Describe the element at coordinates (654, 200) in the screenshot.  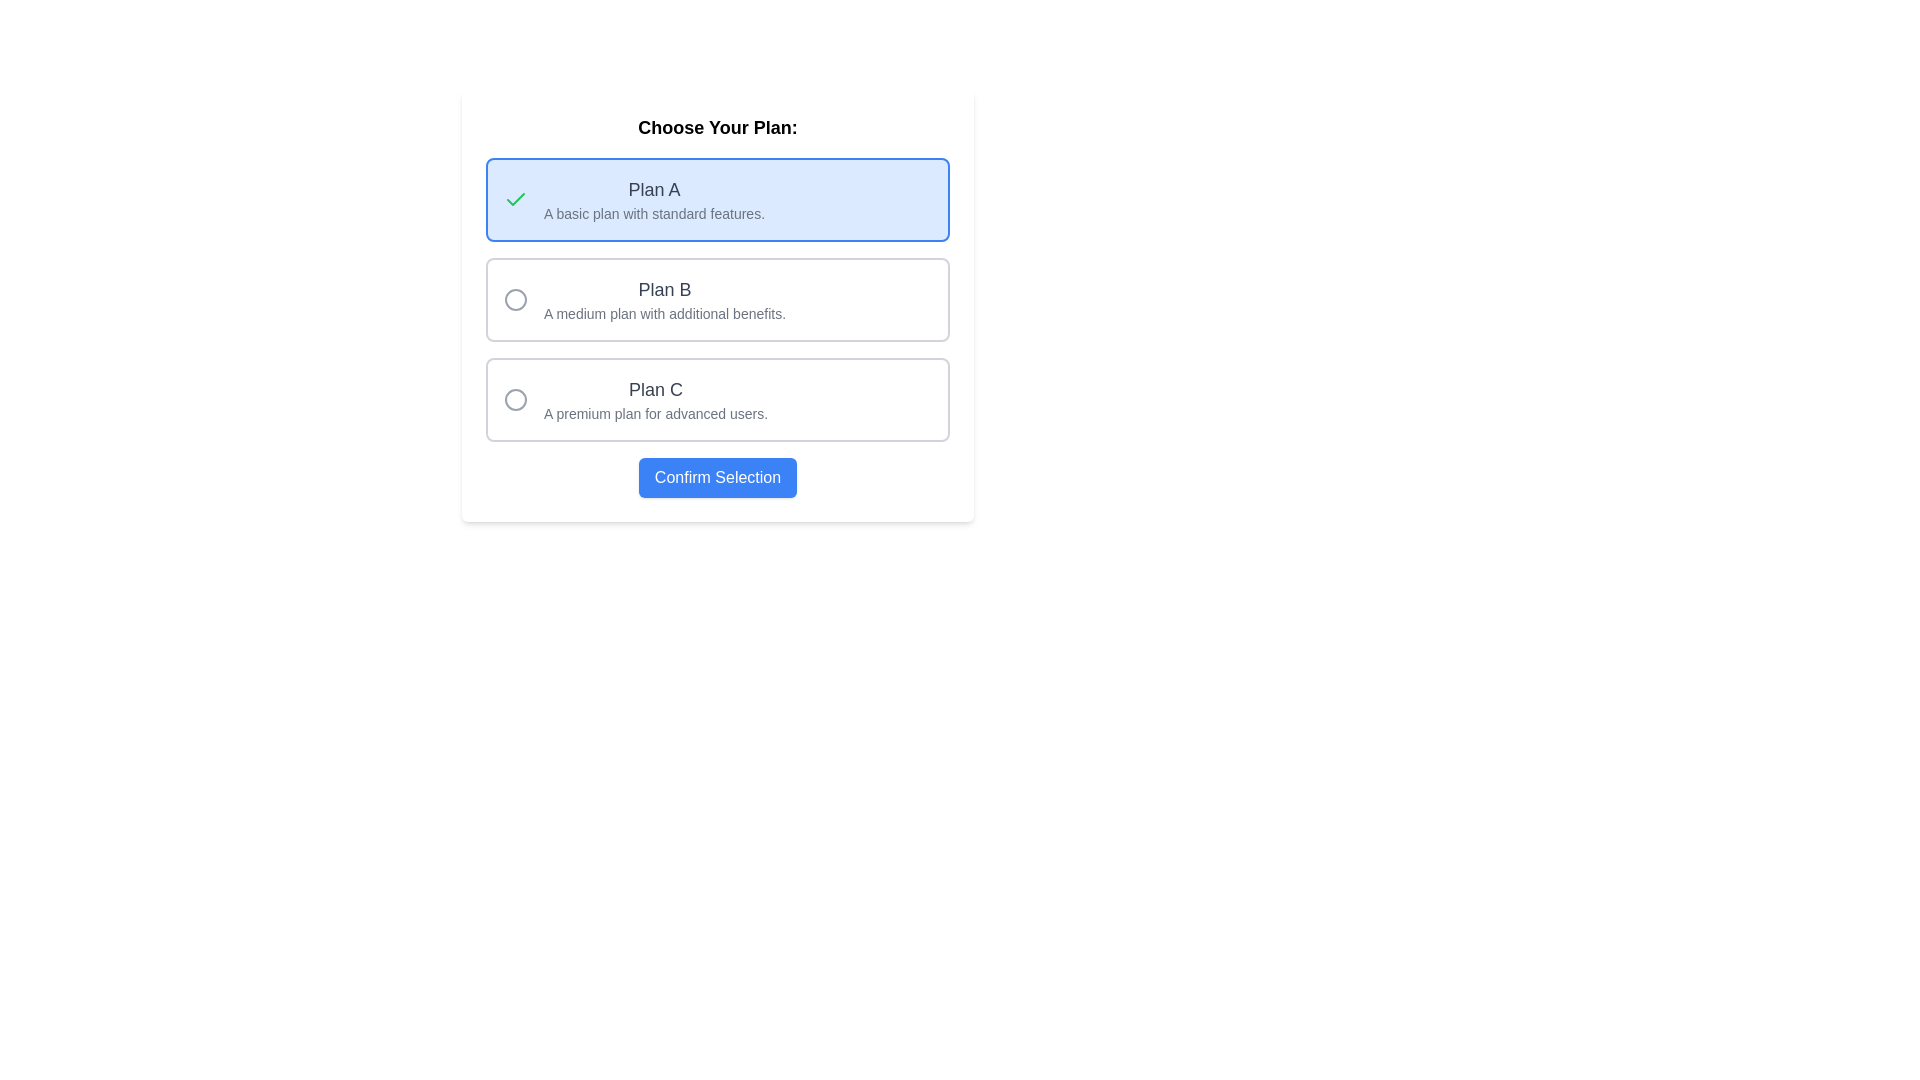
I see `the 'Plan A' text block within the blue highlighted box` at that location.